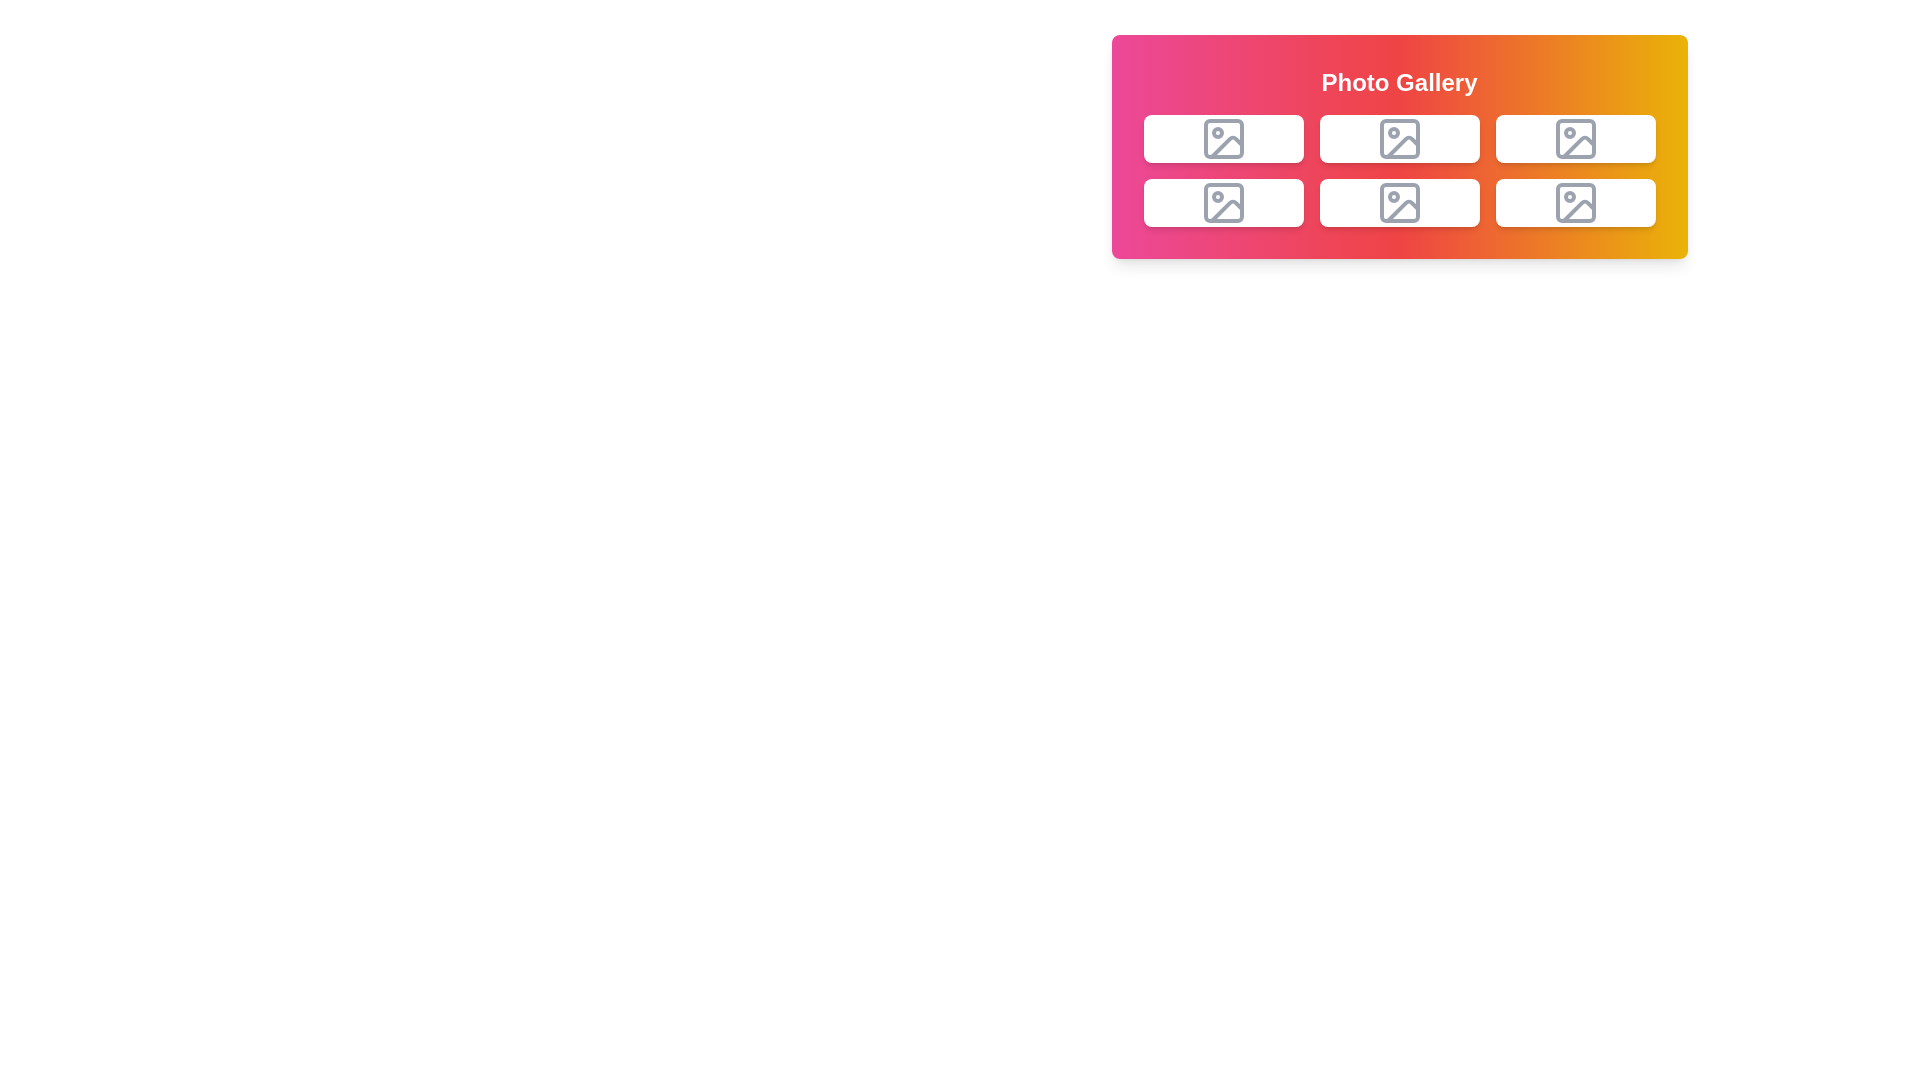  What do you see at coordinates (1574, 203) in the screenshot?
I see `the icon in the lower-right corner of the grid in the 'Photo Gallery' section to interact with the image it represents` at bounding box center [1574, 203].